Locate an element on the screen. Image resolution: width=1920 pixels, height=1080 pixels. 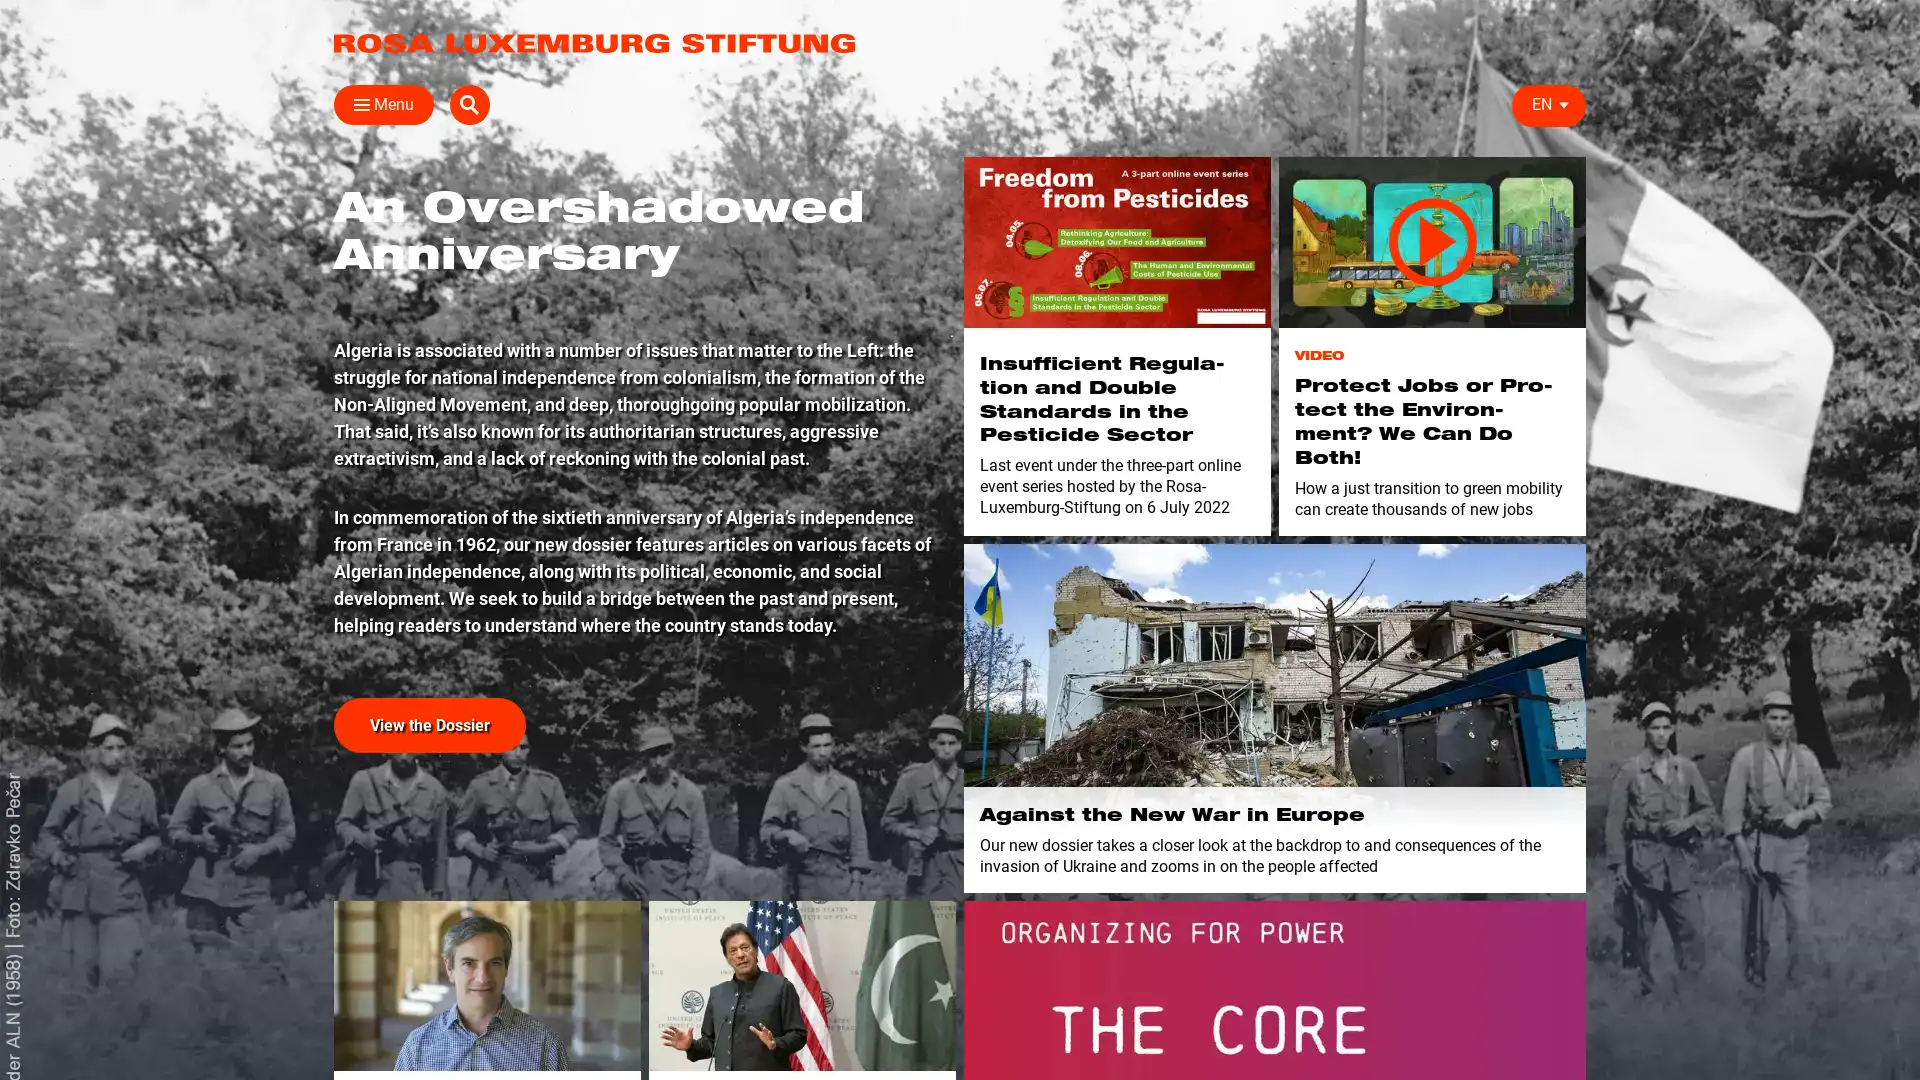
Show more / less is located at coordinates (637, 235).